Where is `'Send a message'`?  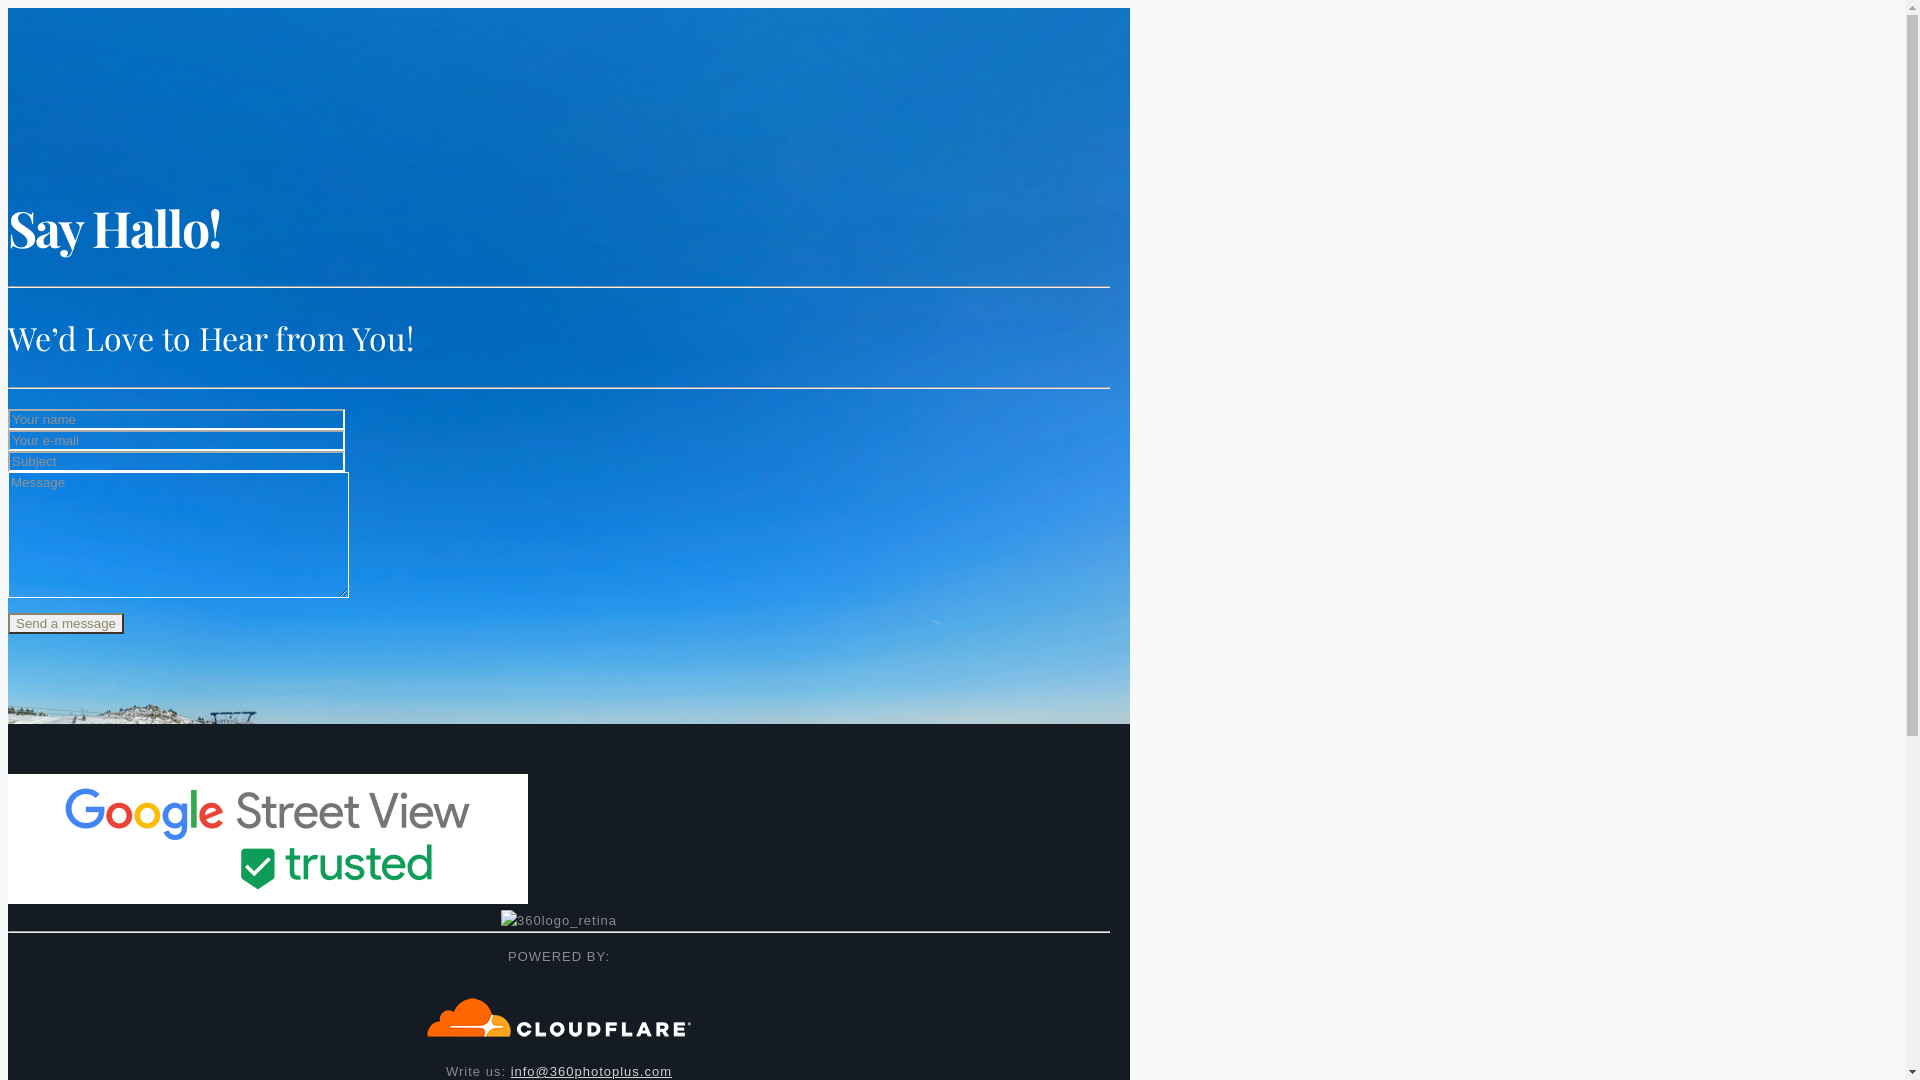 'Send a message' is located at coordinates (8, 622).